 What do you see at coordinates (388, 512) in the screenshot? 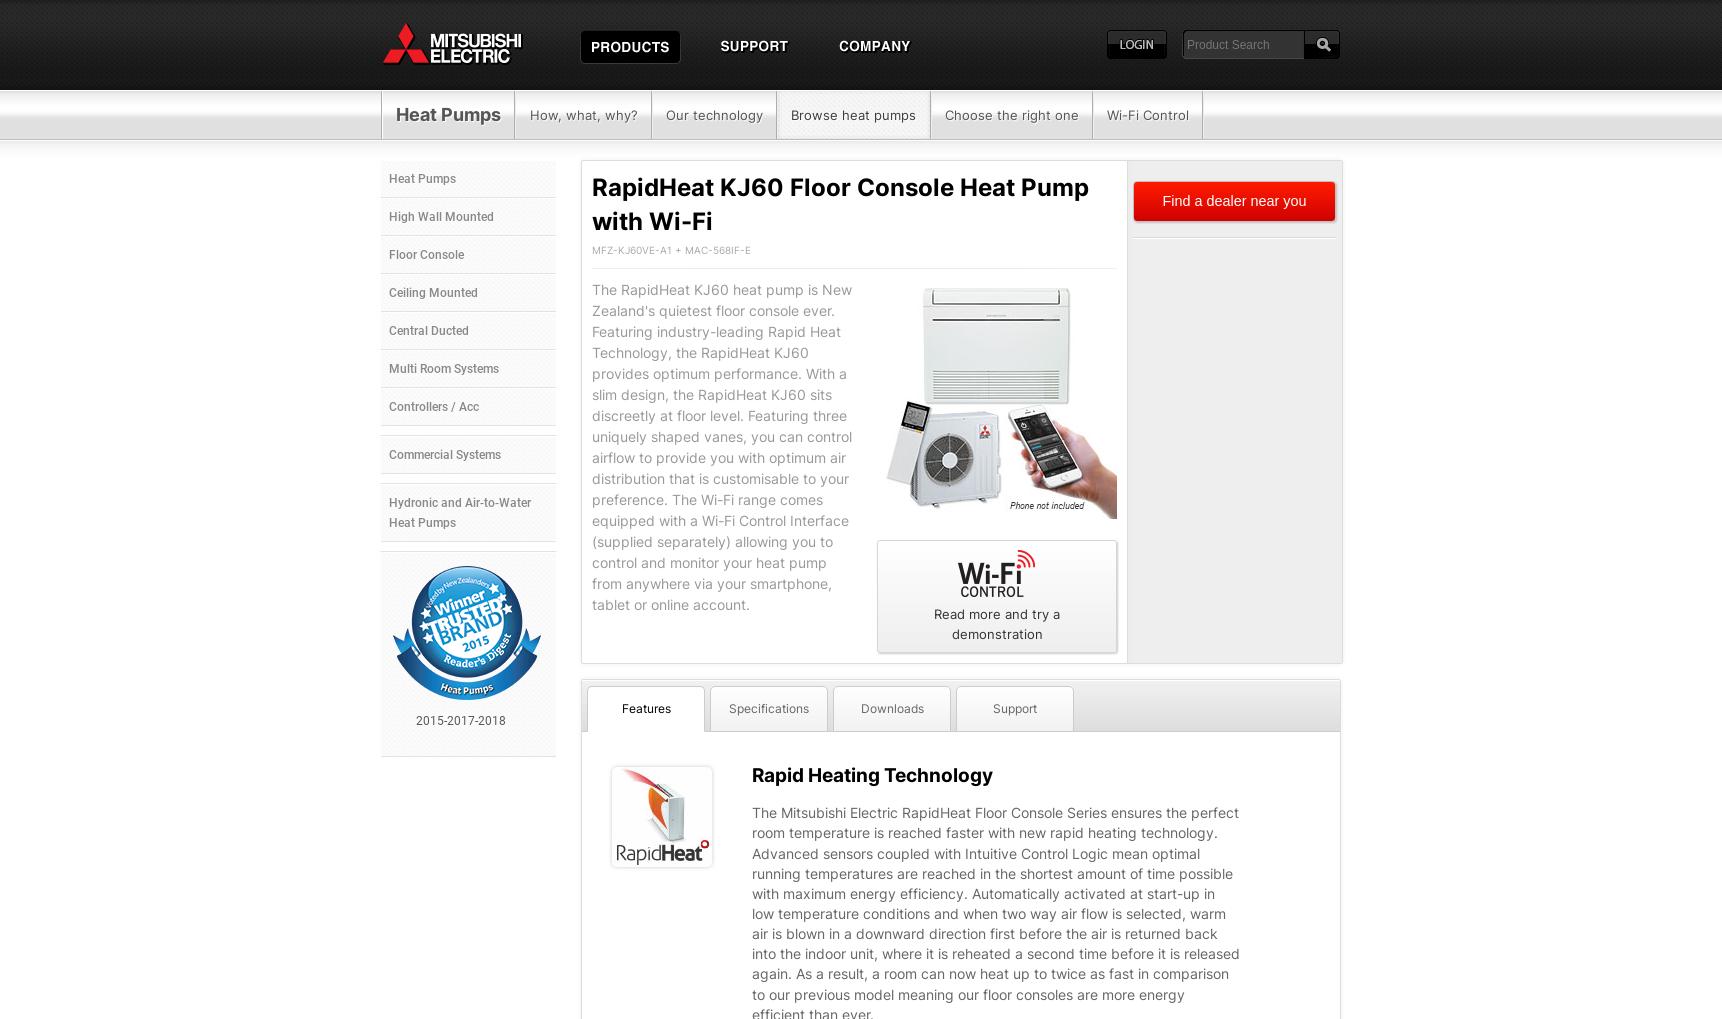
I see `'Hydronic and Air-to-Water Heat Pumps'` at bounding box center [388, 512].